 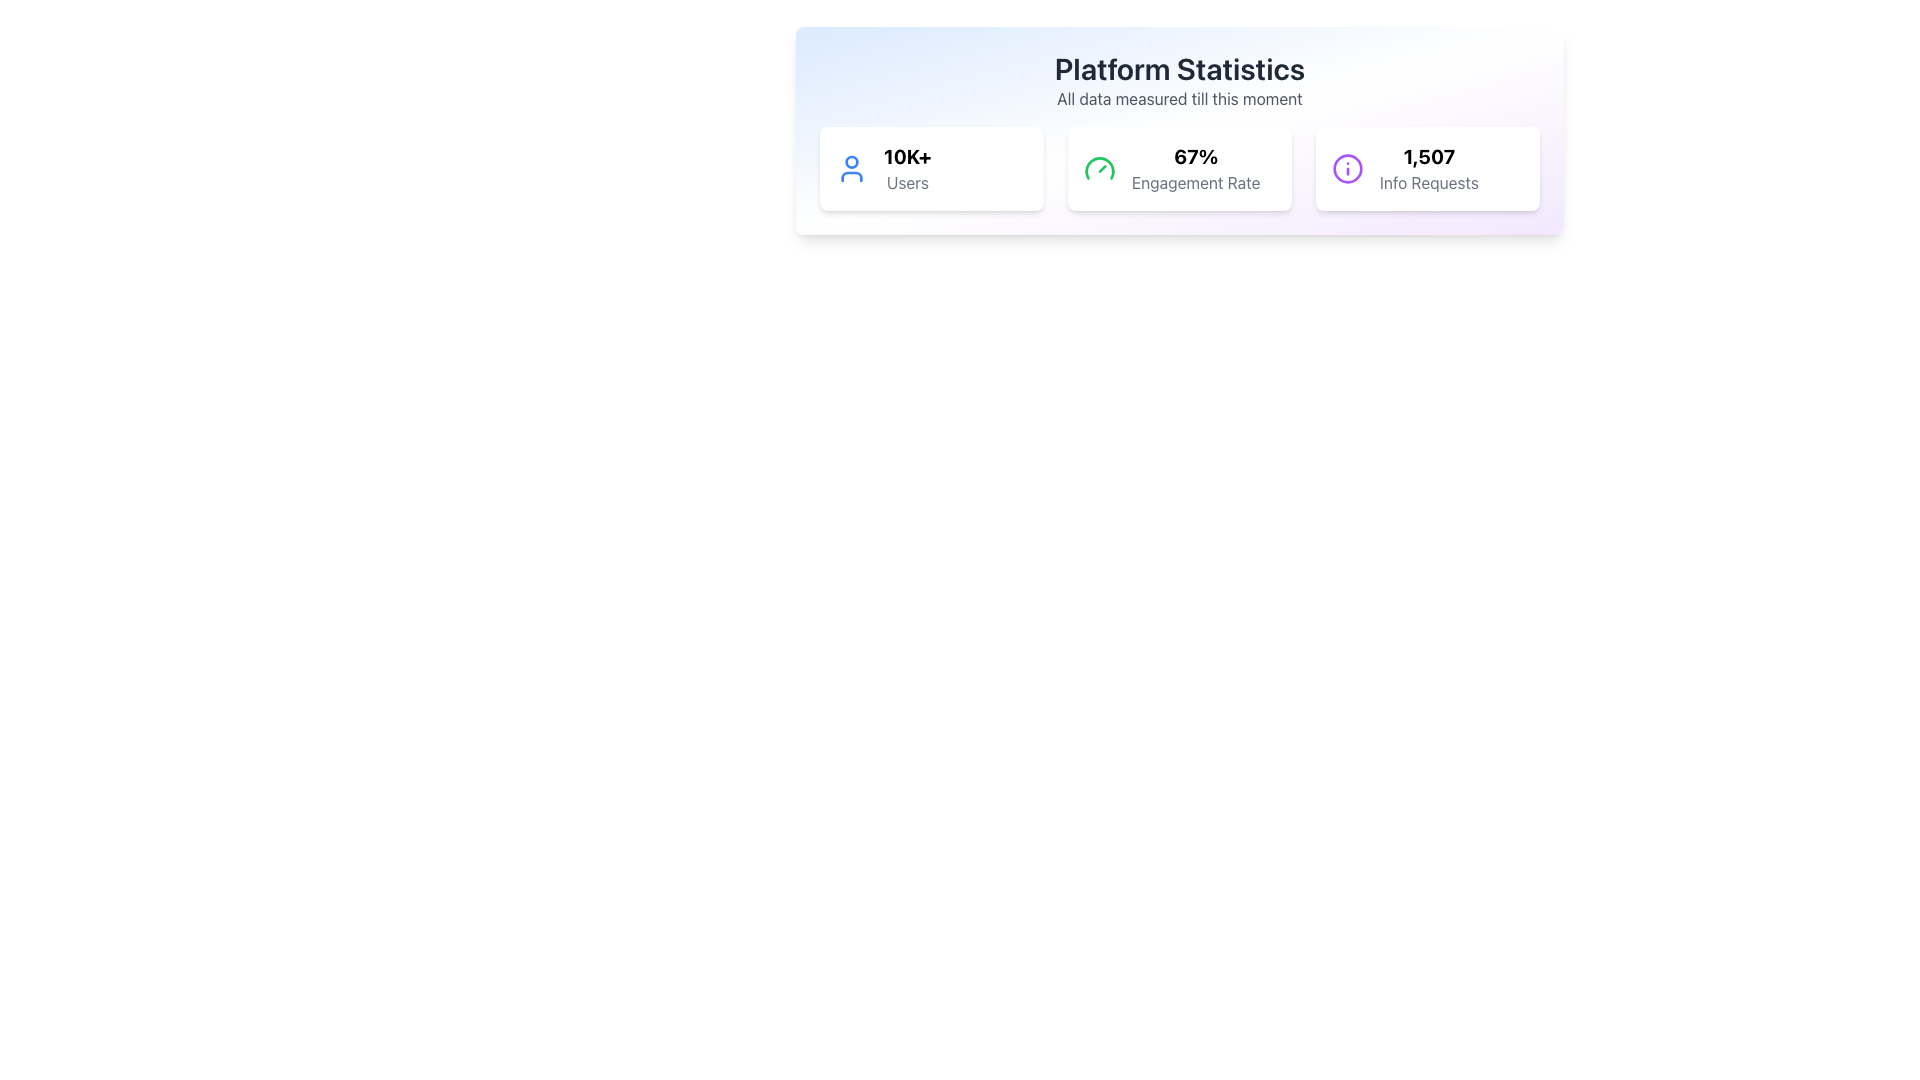 What do you see at coordinates (851, 161) in the screenshot?
I see `the small circular graphical component that represents the head of the blue user icon located in the upper part of the icon, situated in the left-most card of the statistics panel` at bounding box center [851, 161].